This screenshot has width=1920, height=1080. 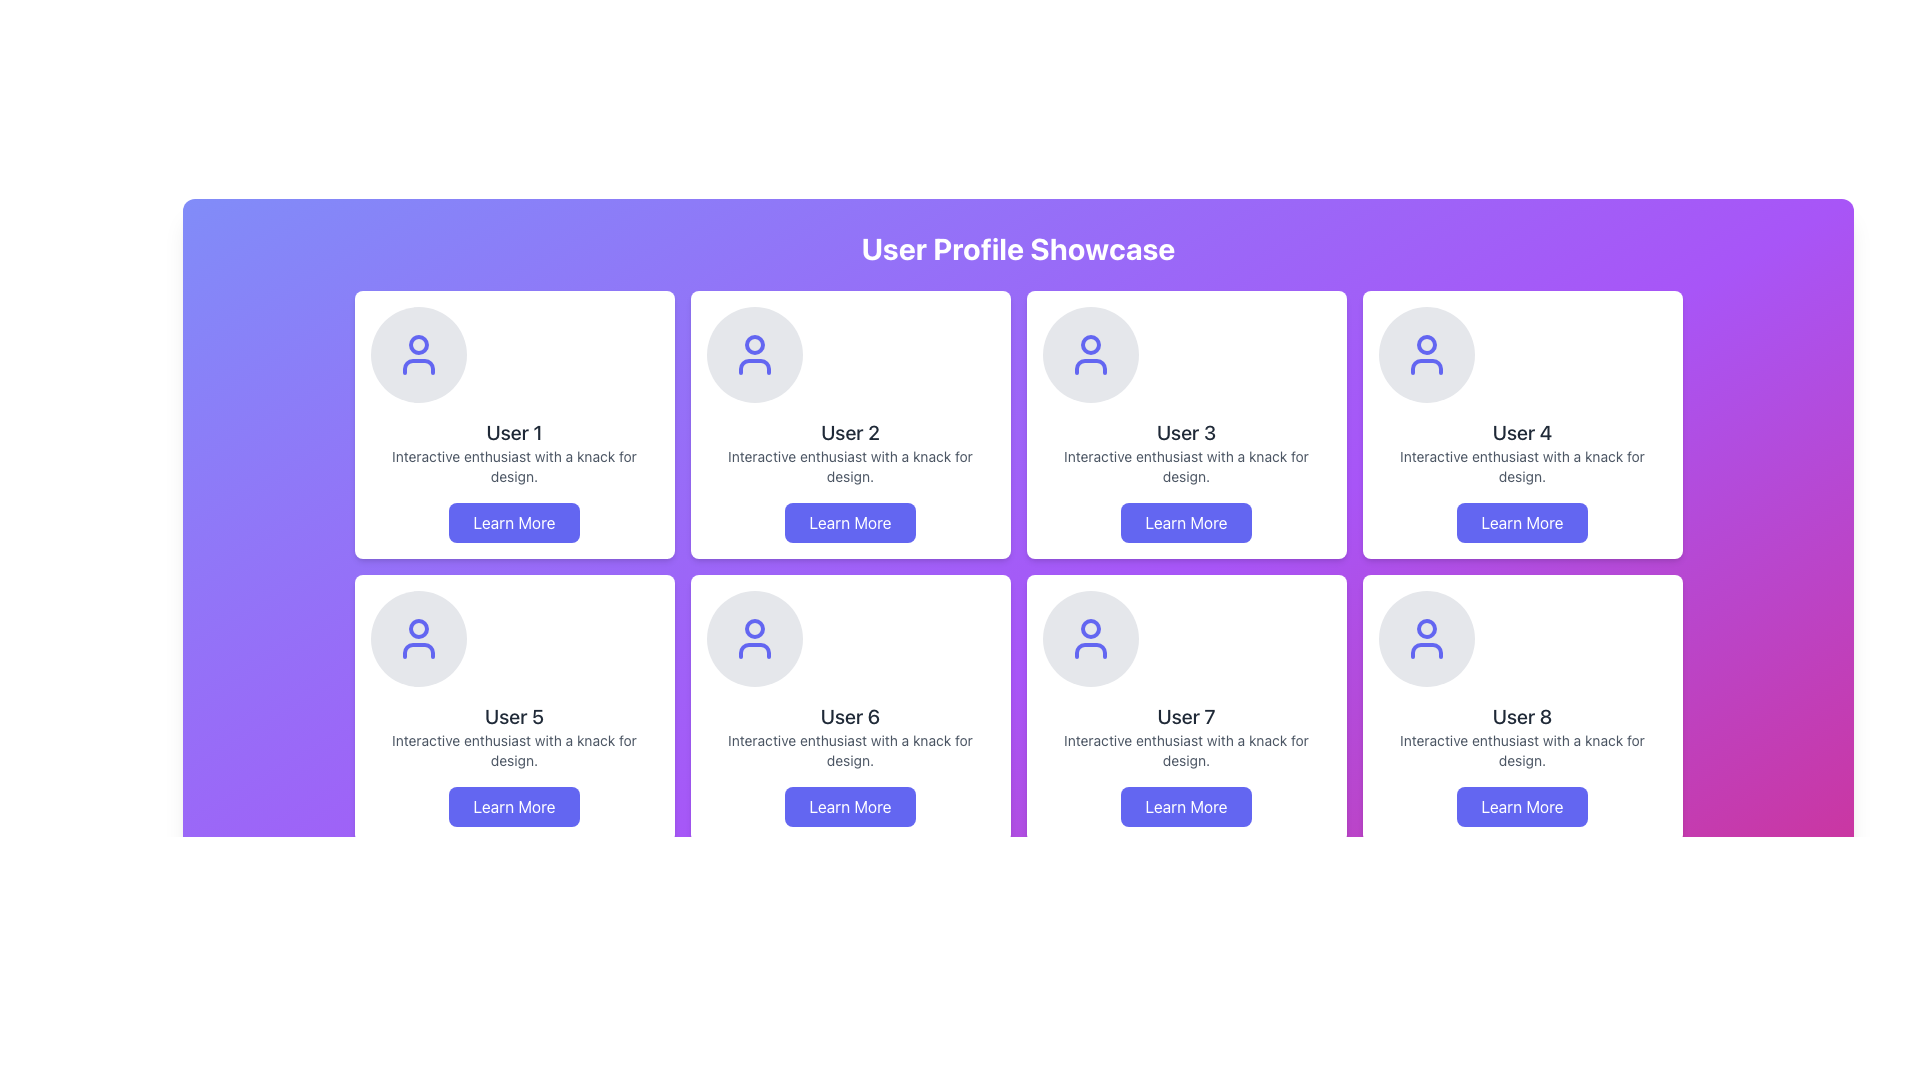 What do you see at coordinates (1521, 751) in the screenshot?
I see `the text element displaying 'Interactive enthusiast with a knack for design.' located below 'User 8' and above the 'Learn More' button in the eighth profile card` at bounding box center [1521, 751].